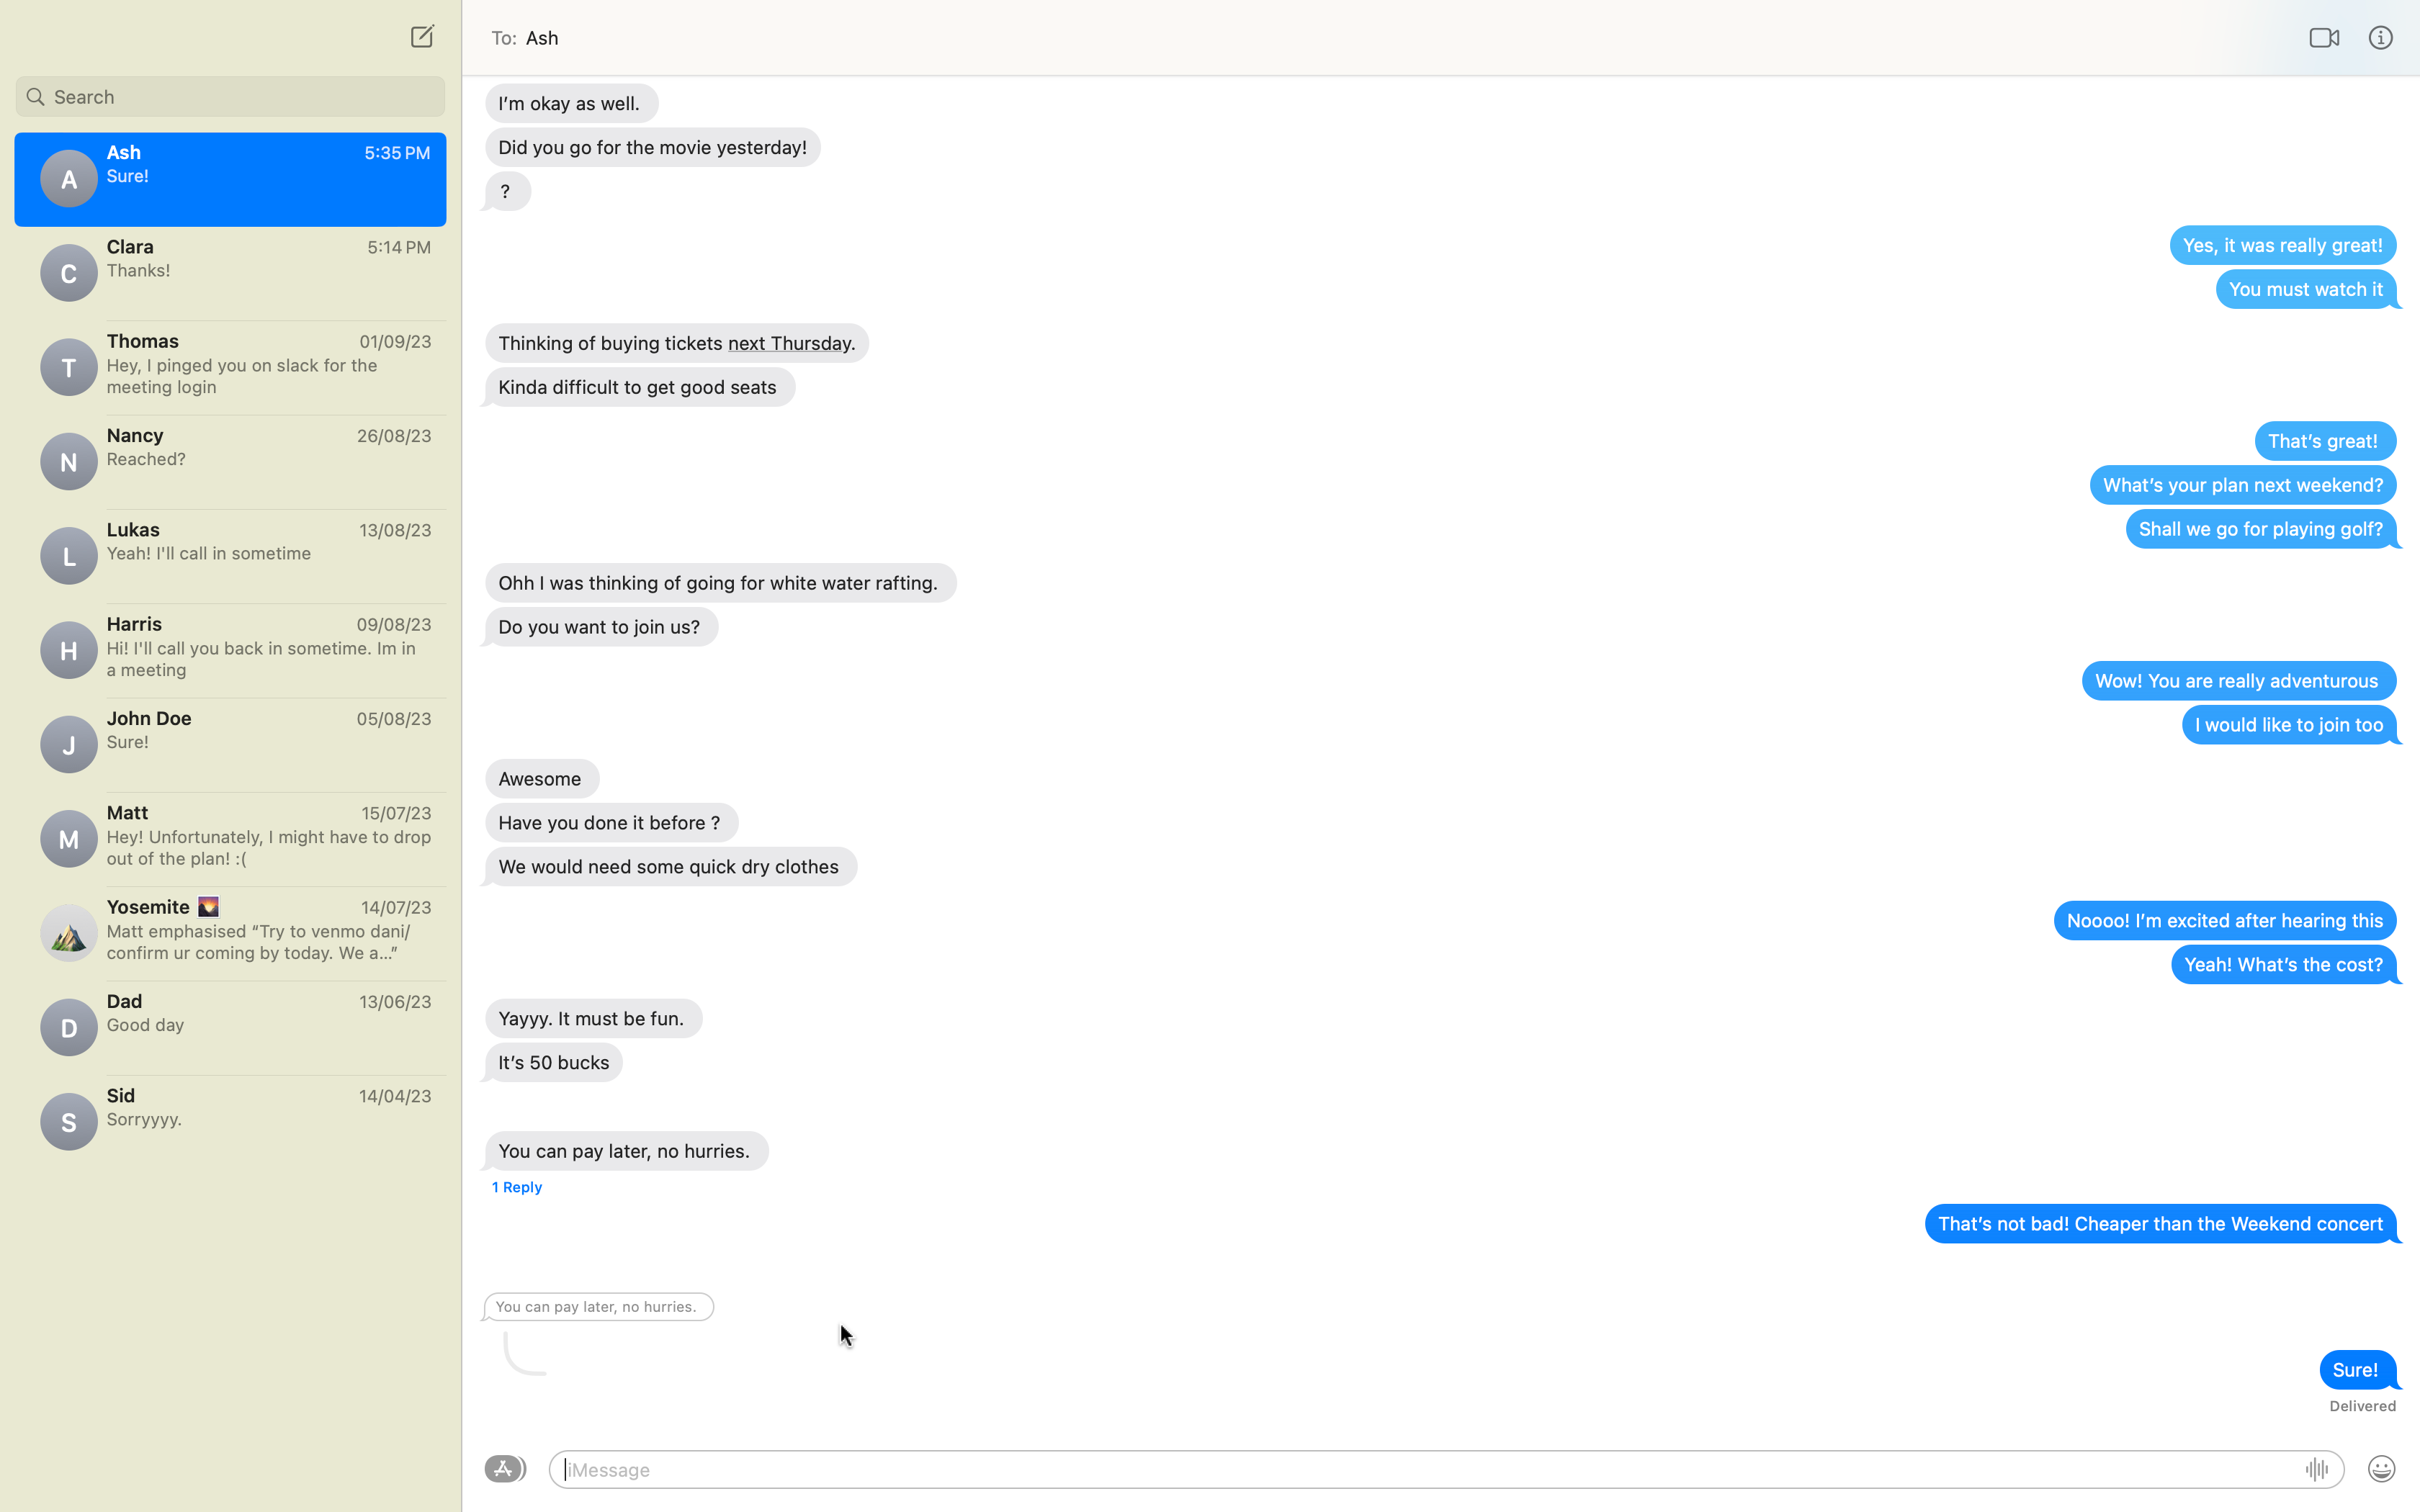 The image size is (2420, 1512). What do you see at coordinates (2241, 483) in the screenshot?
I see `Interact with "Next weekend plan" link` at bounding box center [2241, 483].